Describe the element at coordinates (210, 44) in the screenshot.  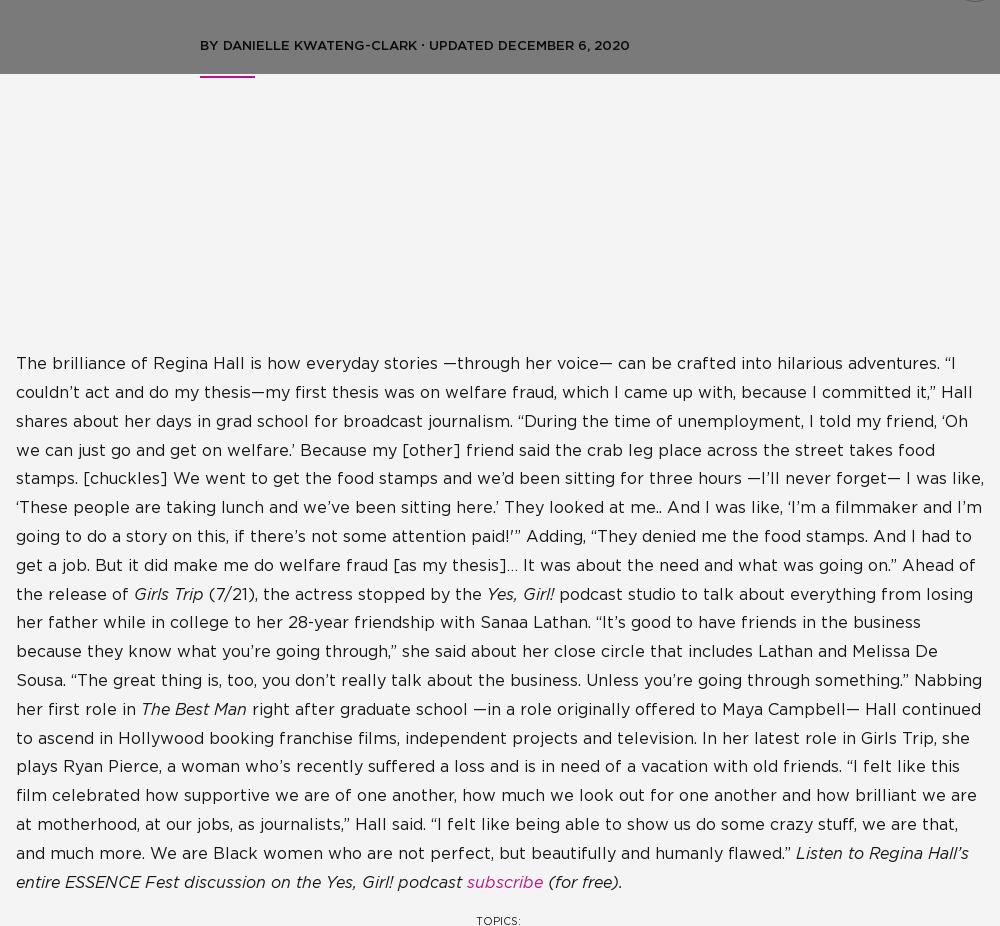
I see `'By'` at that location.